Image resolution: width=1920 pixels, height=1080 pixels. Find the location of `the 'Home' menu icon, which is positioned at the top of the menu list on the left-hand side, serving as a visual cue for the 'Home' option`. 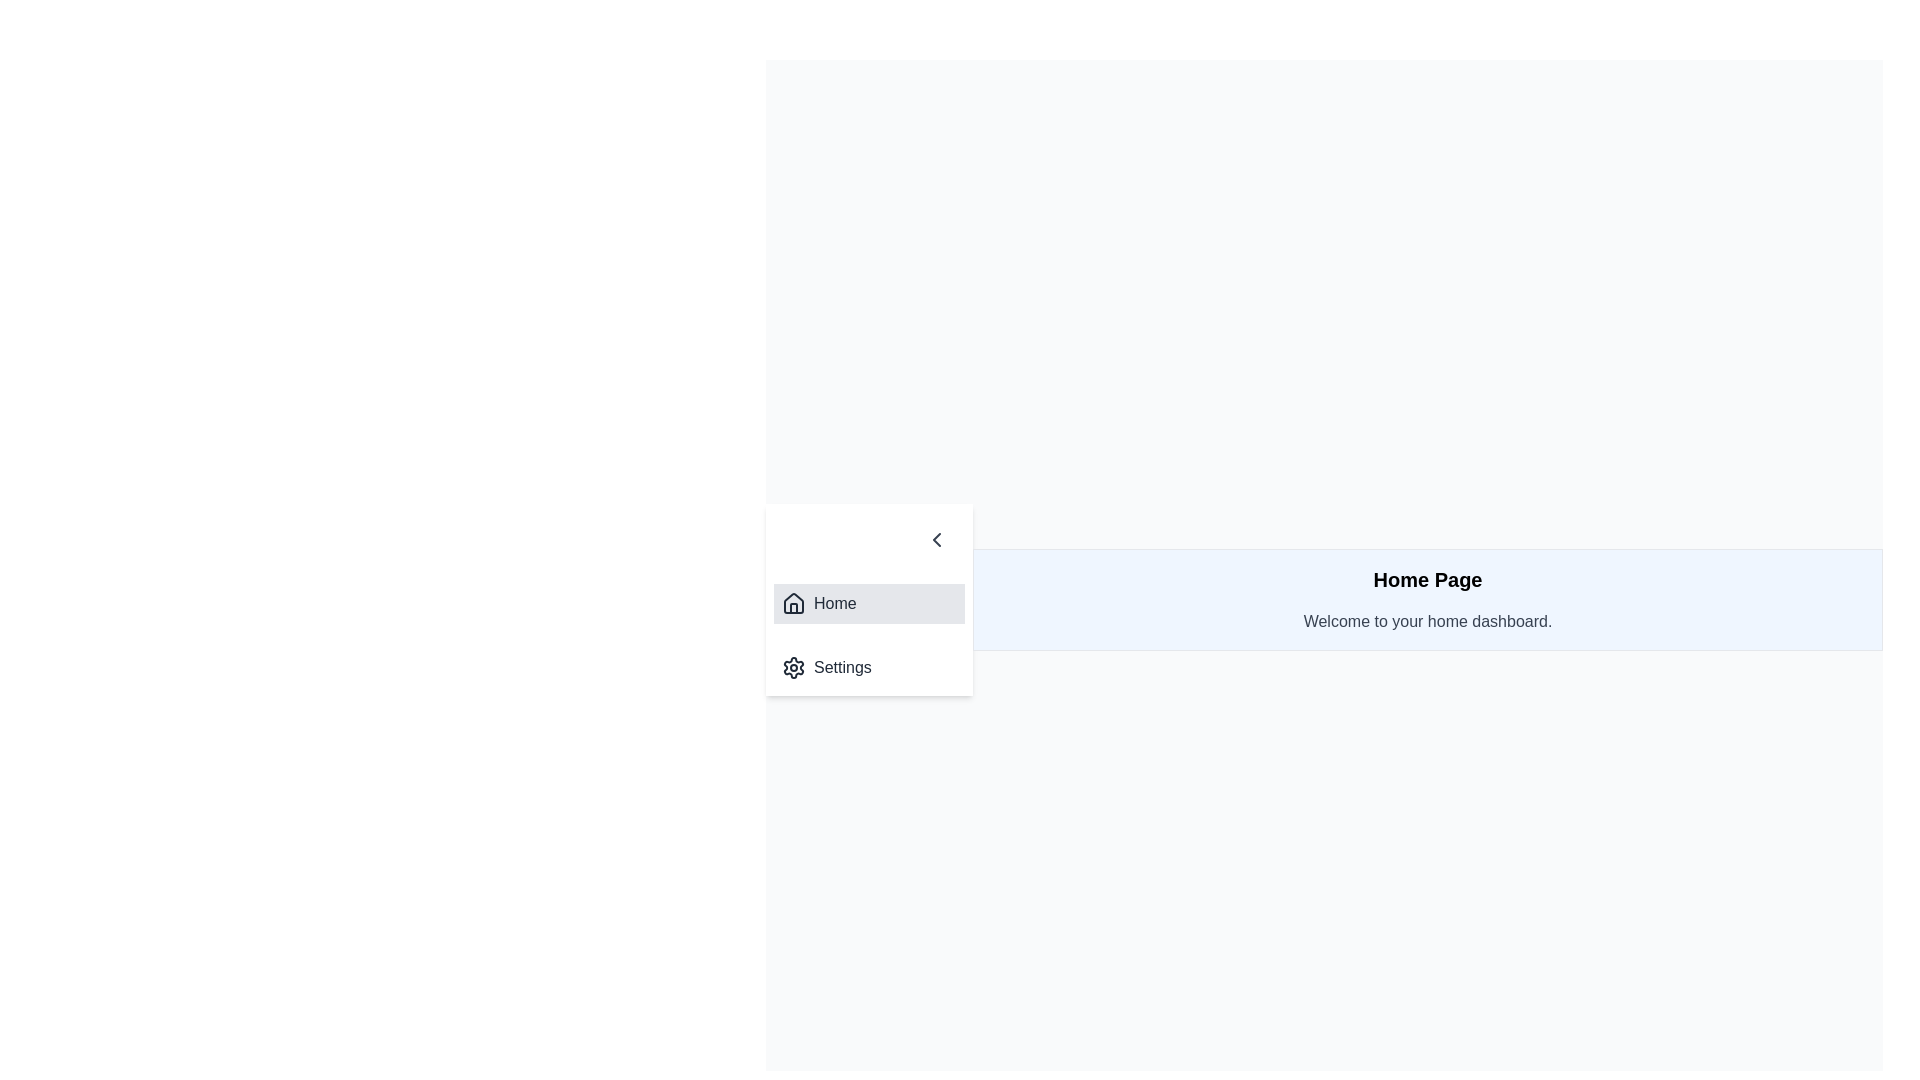

the 'Home' menu icon, which is positioned at the top of the menu list on the left-hand side, serving as a visual cue for the 'Home' option is located at coordinates (792, 601).